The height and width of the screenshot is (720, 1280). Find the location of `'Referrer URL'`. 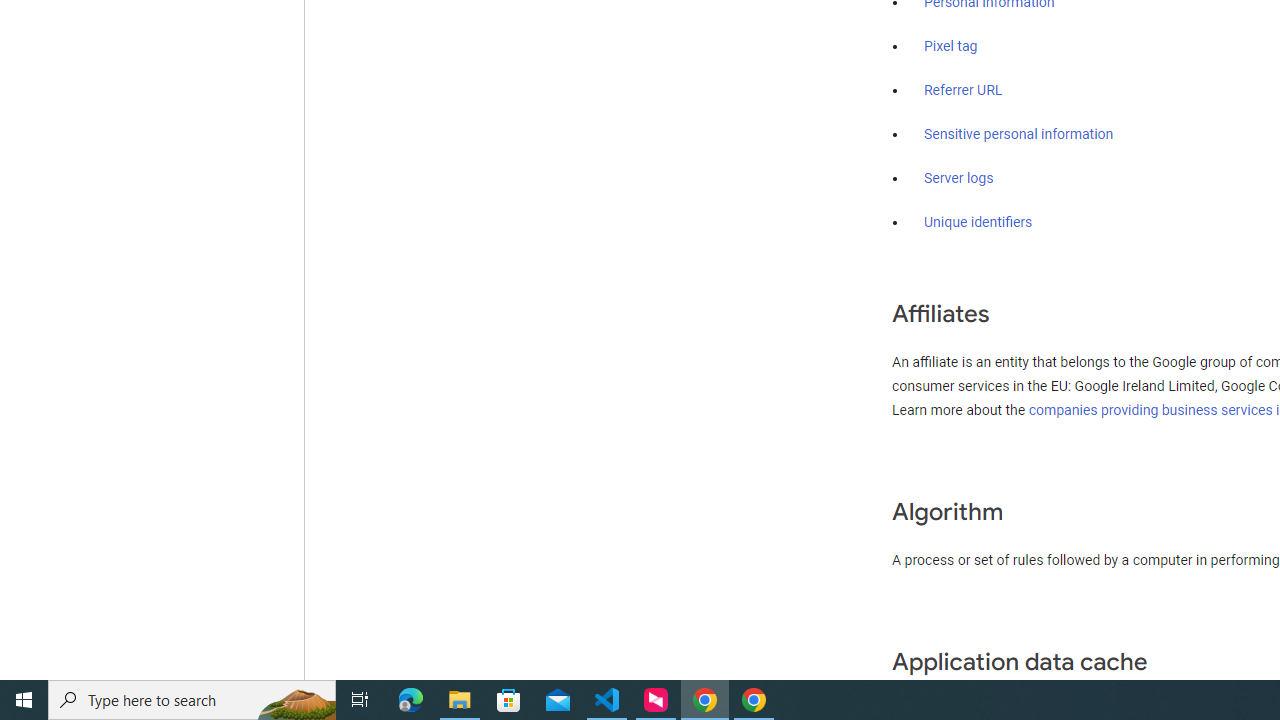

'Referrer URL' is located at coordinates (963, 91).